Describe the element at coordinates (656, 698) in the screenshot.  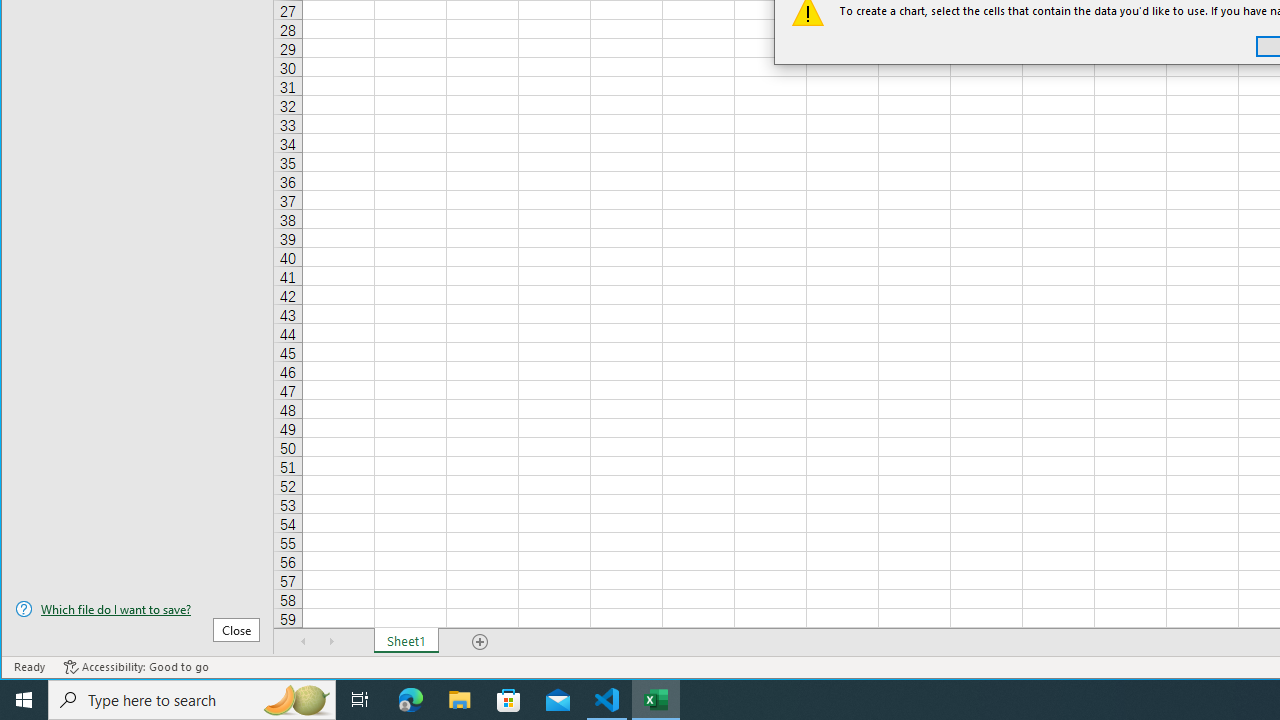
I see `'Excel - 1 running window'` at that location.